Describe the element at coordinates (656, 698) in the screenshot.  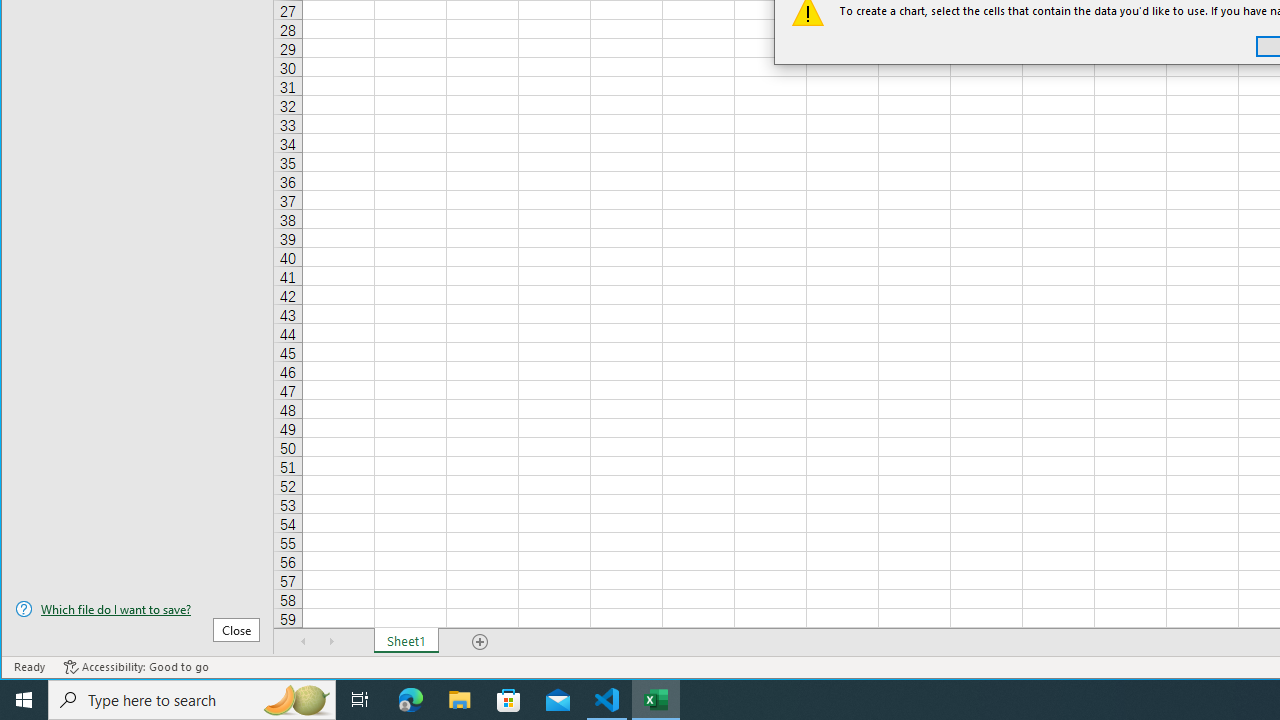
I see `'Excel - 1 running window'` at that location.